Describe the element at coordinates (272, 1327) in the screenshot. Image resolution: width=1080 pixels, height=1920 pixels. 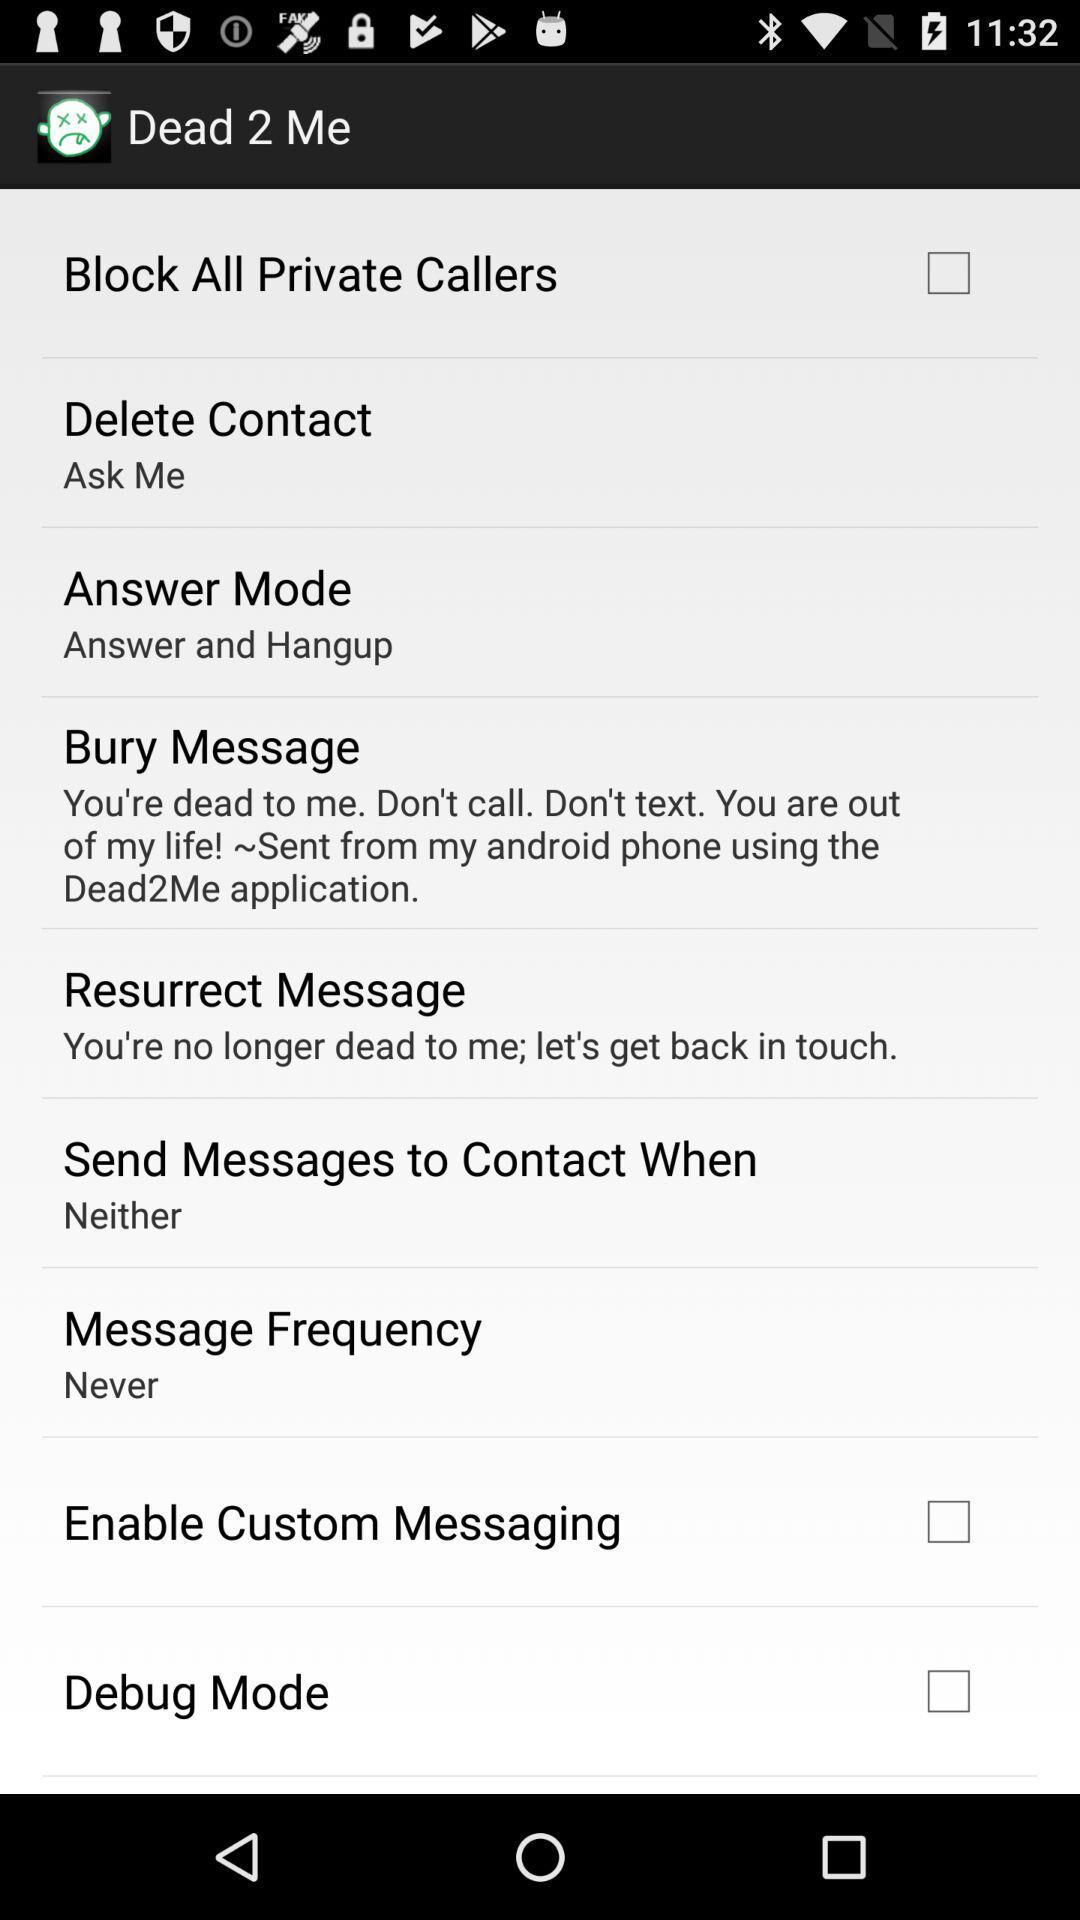
I see `the message frequency` at that location.